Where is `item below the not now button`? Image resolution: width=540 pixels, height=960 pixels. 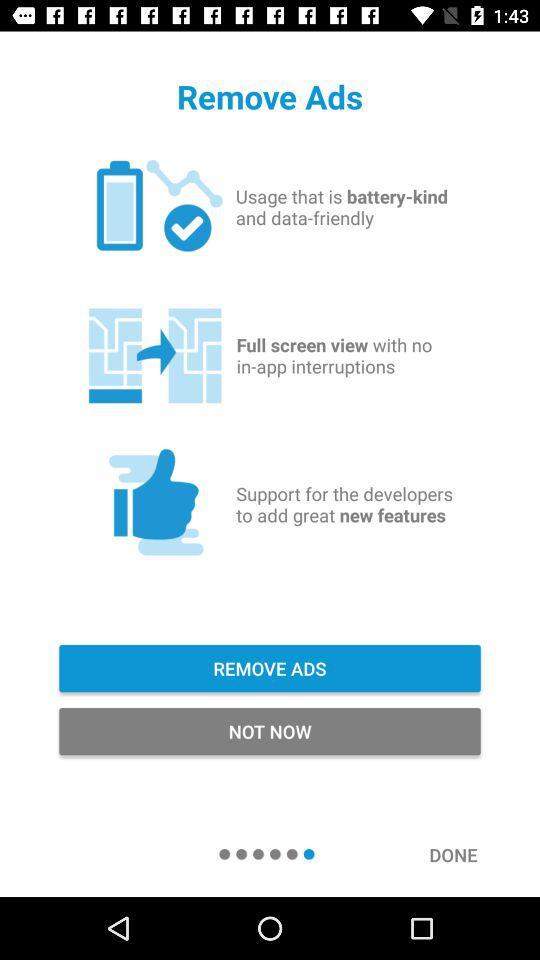
item below the not now button is located at coordinates (463, 853).